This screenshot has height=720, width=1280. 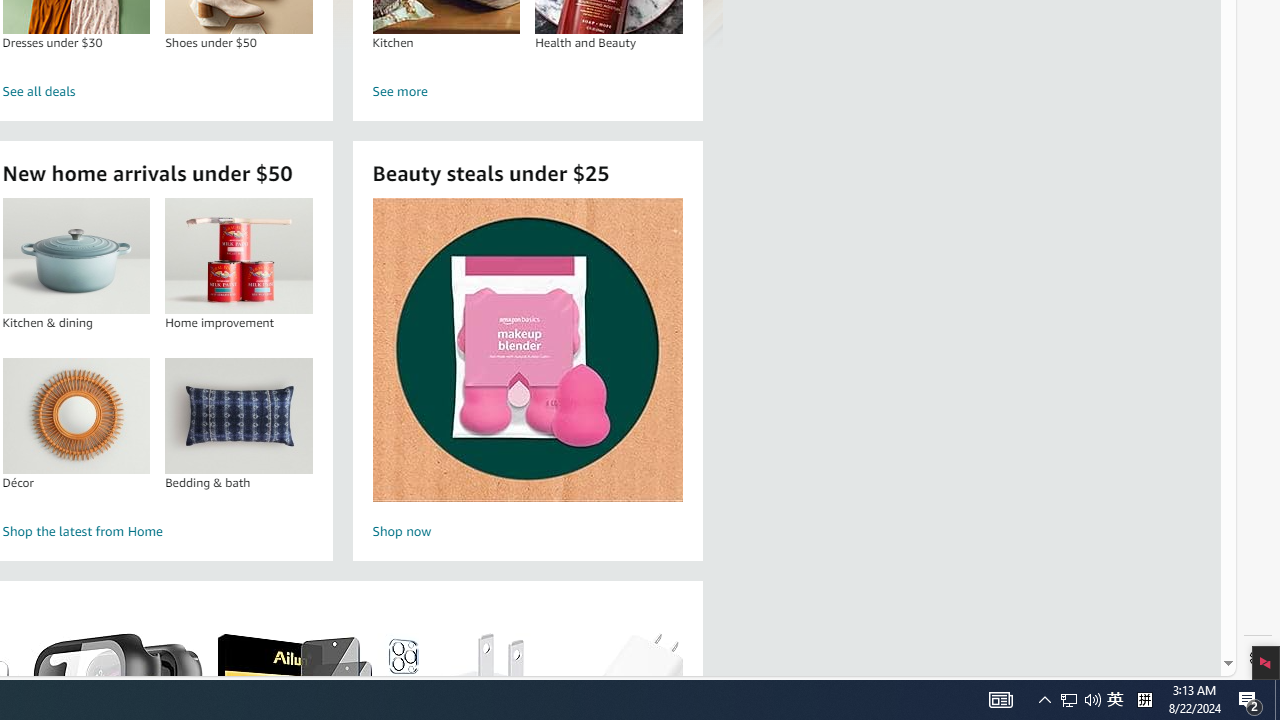 What do you see at coordinates (527, 371) in the screenshot?
I see `'Beauty steals under $25 Shop now'` at bounding box center [527, 371].